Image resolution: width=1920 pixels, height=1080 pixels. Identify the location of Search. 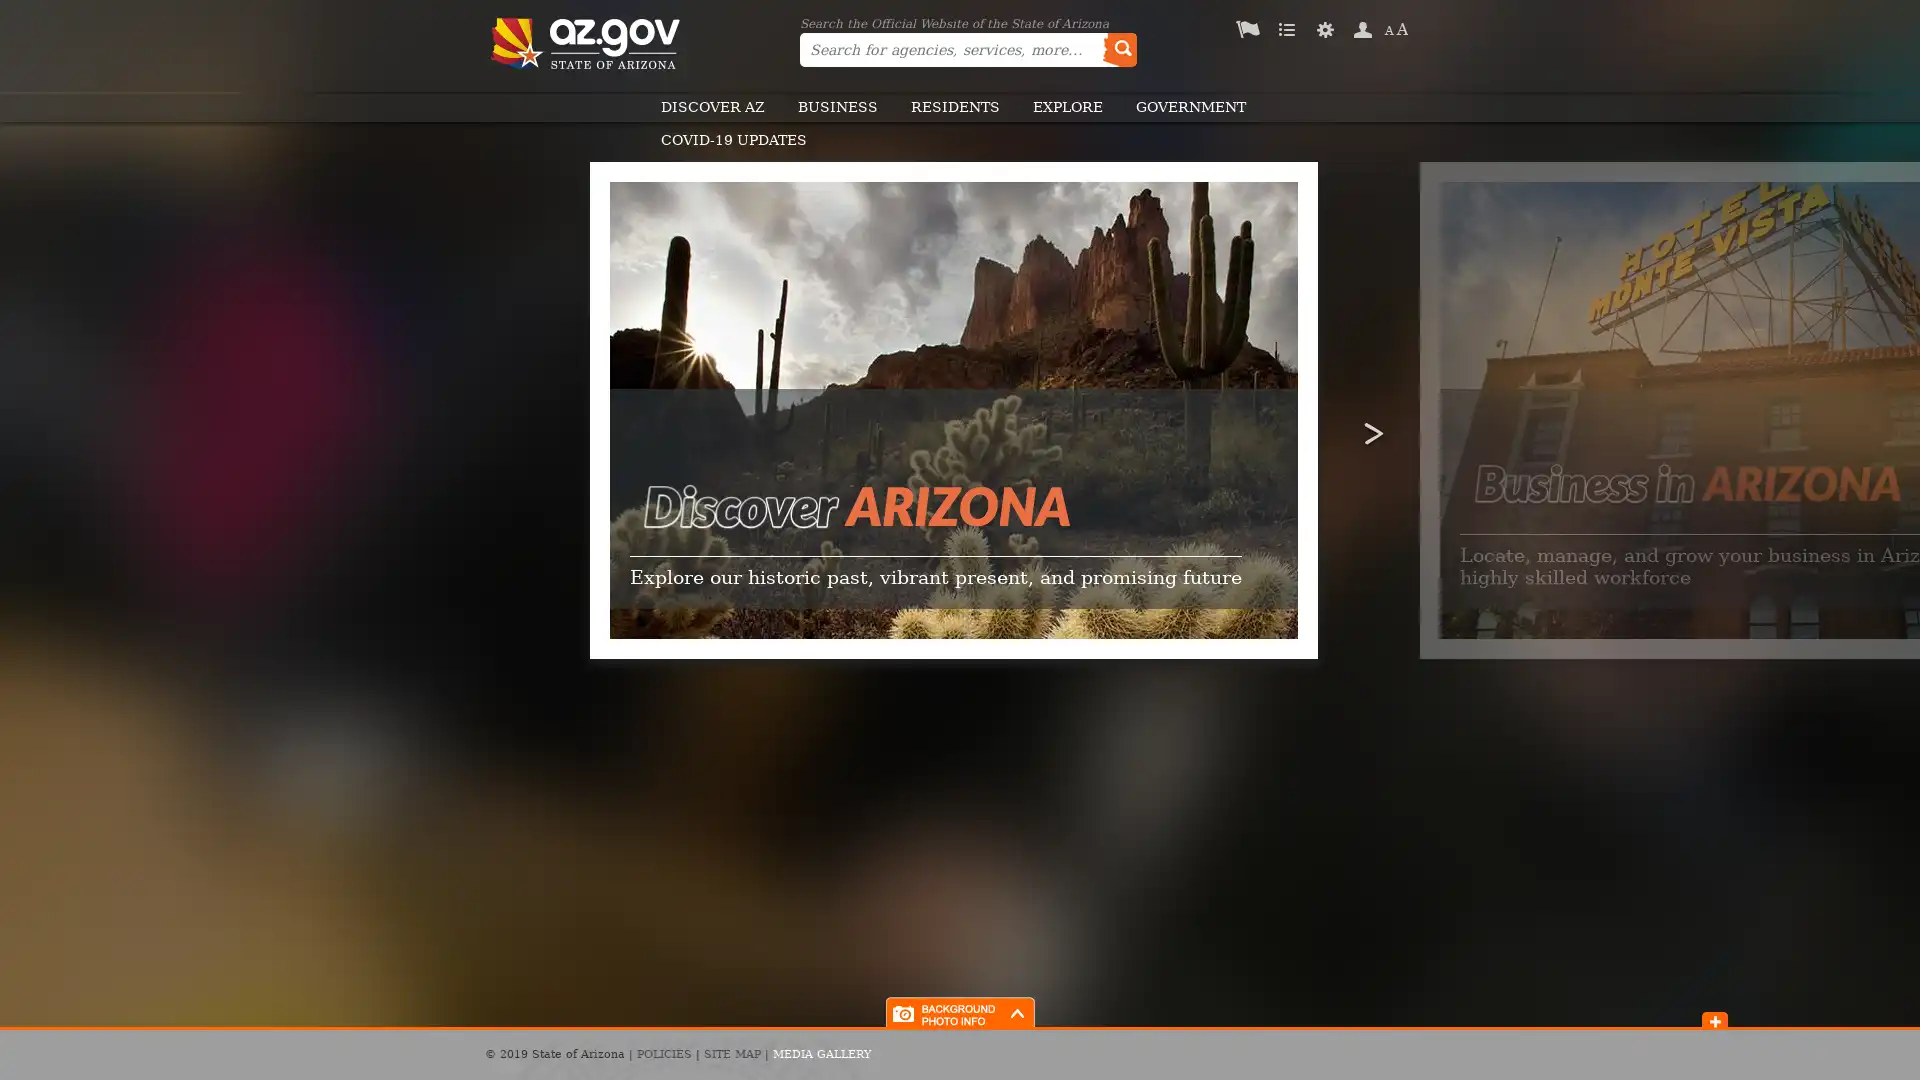
(1118, 49).